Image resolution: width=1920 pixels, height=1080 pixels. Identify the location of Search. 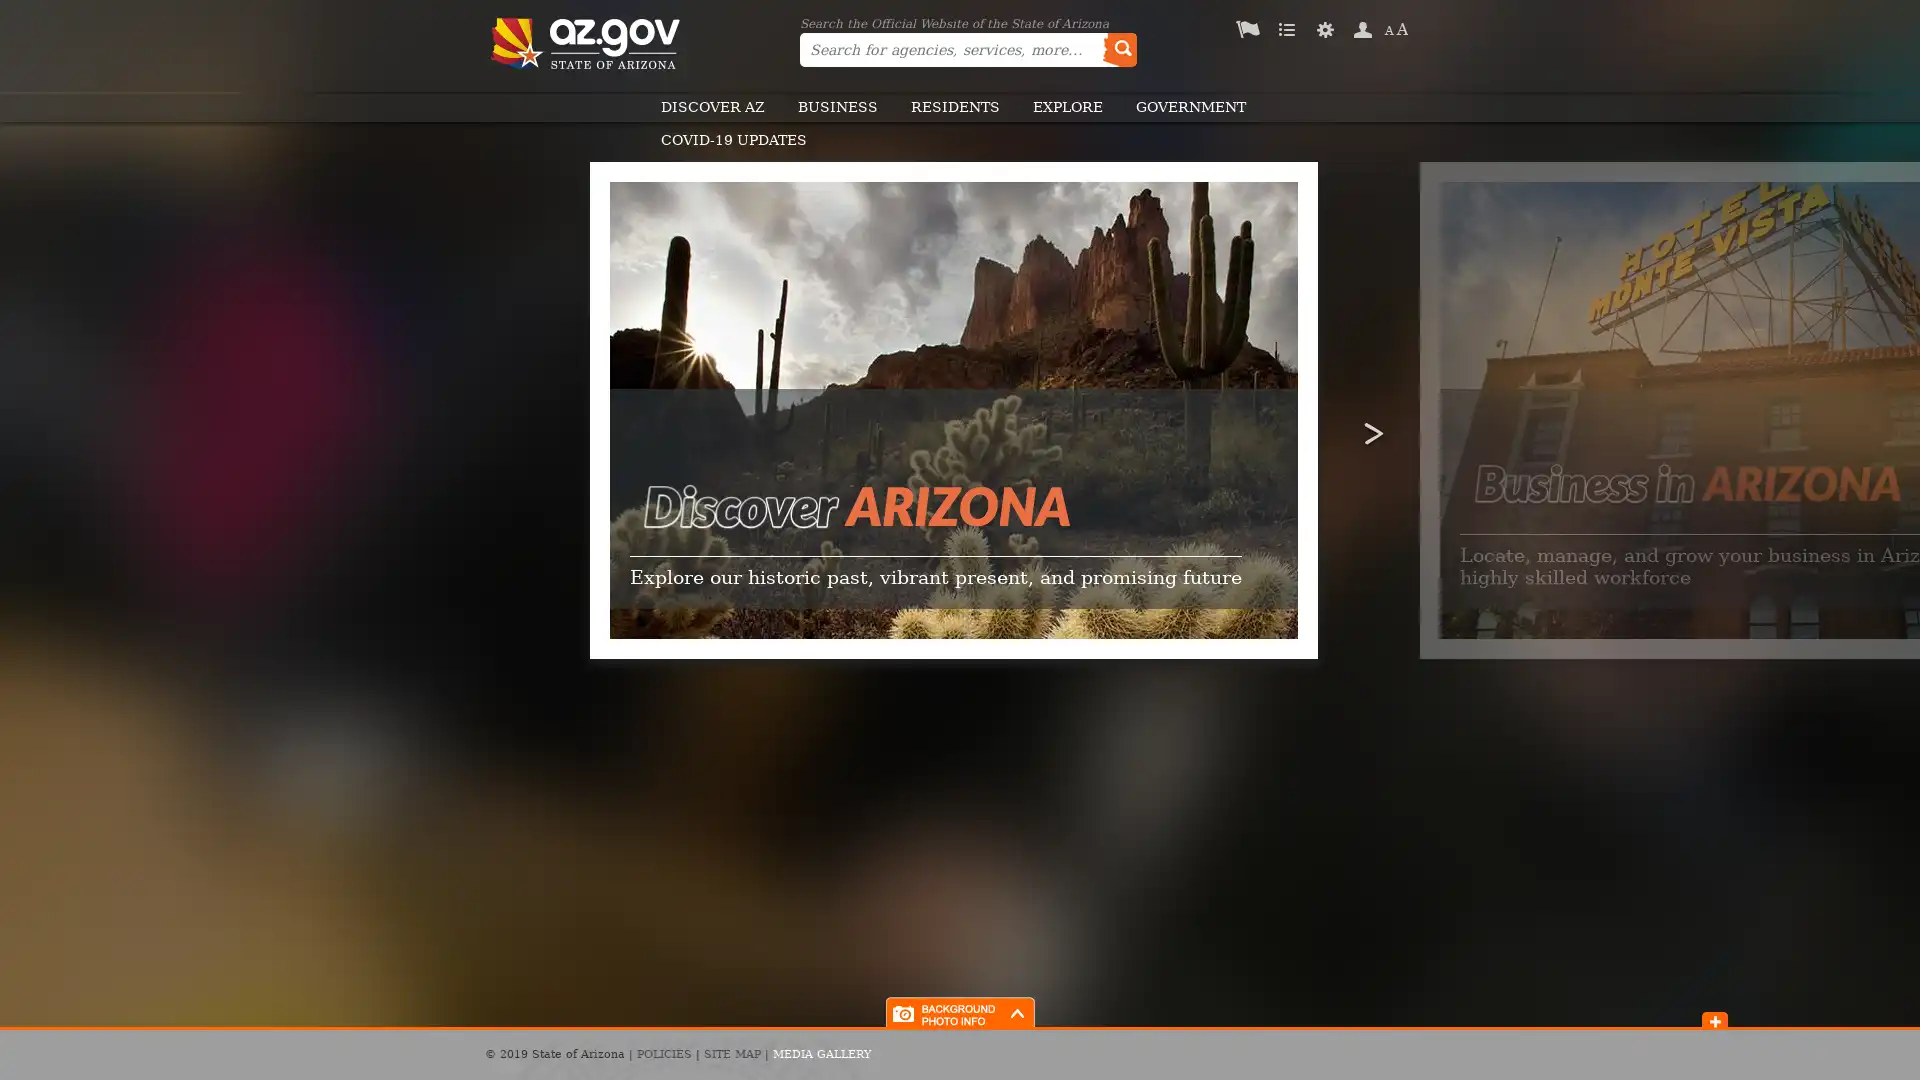
(1118, 49).